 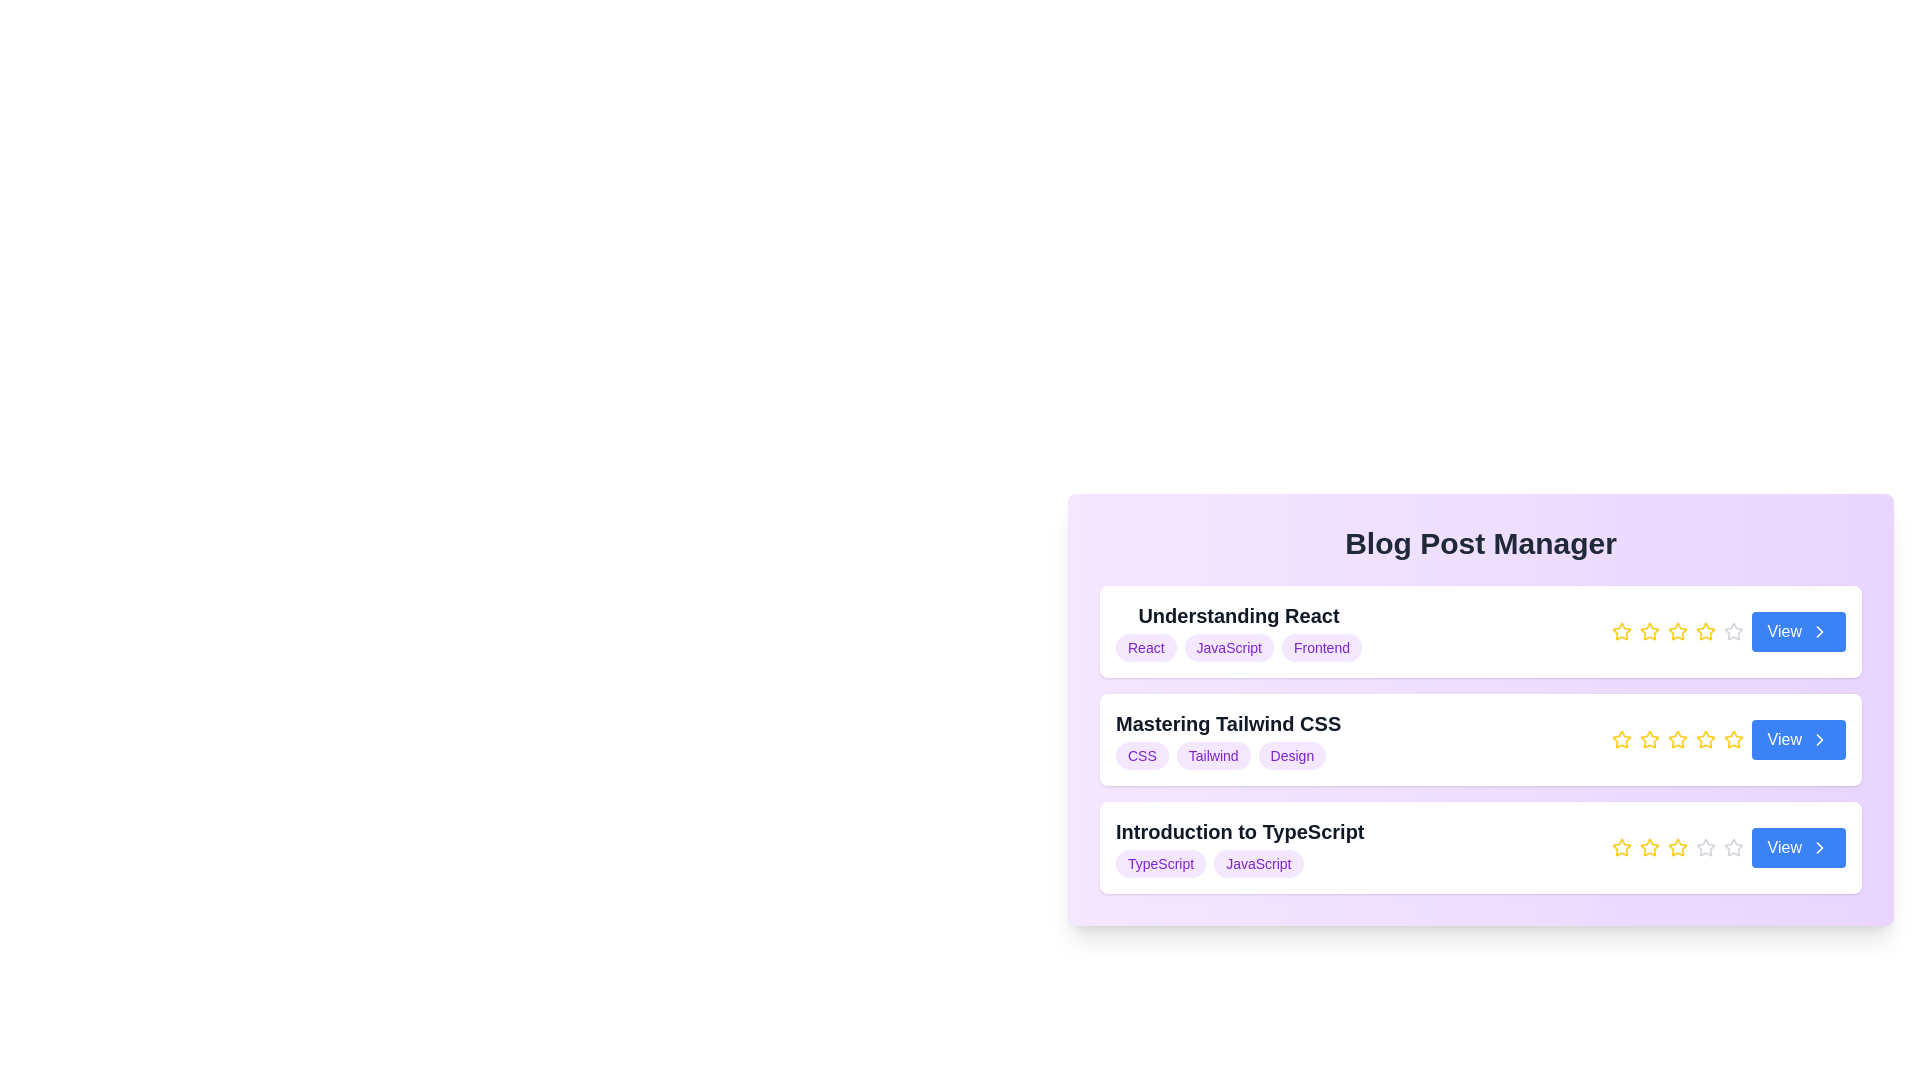 What do you see at coordinates (1732, 739) in the screenshot?
I see `the fourth star icon in the five-star rating system next to the 'Mastering Tailwind CSS' list item` at bounding box center [1732, 739].